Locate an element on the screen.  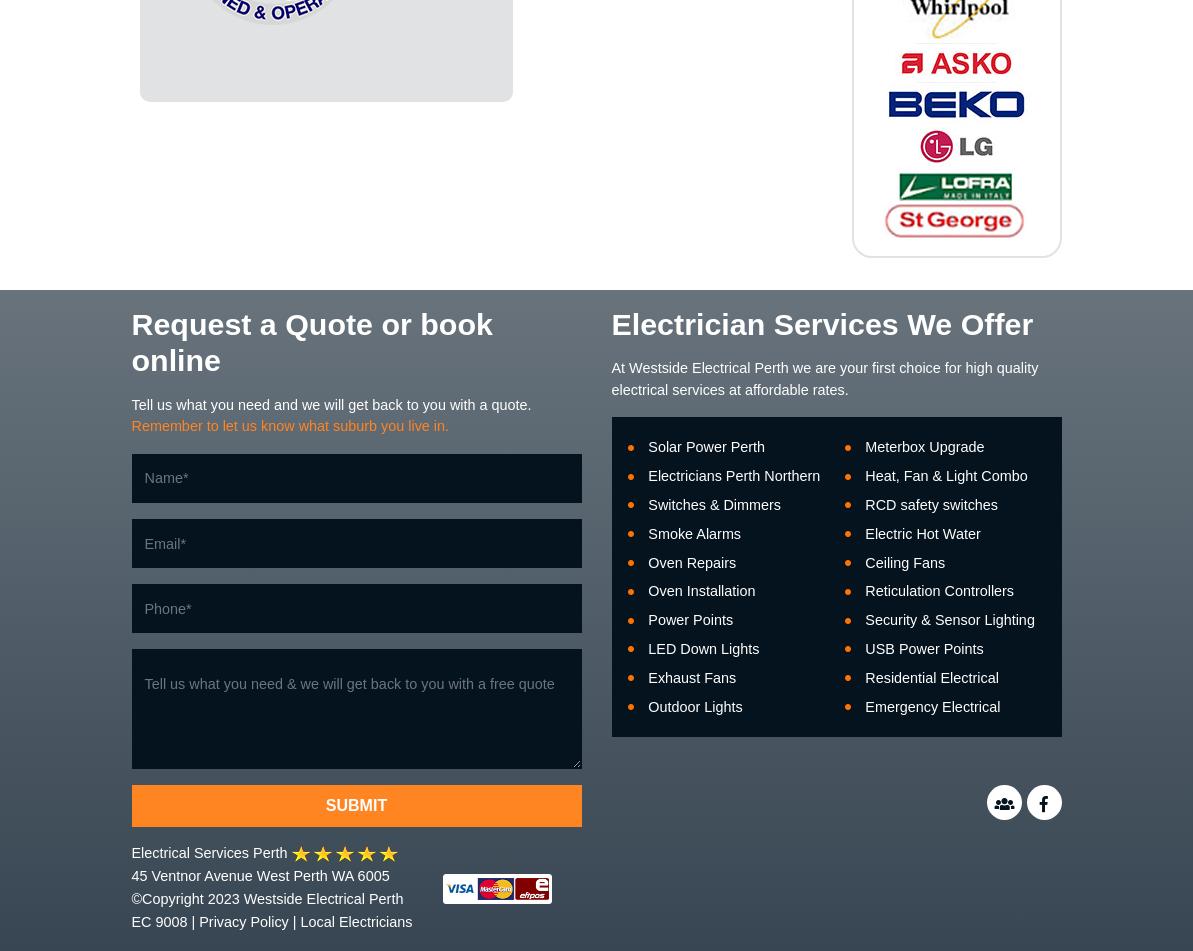
'©Copyright 2023 Westside Electrical Perth' is located at coordinates (266, 897).